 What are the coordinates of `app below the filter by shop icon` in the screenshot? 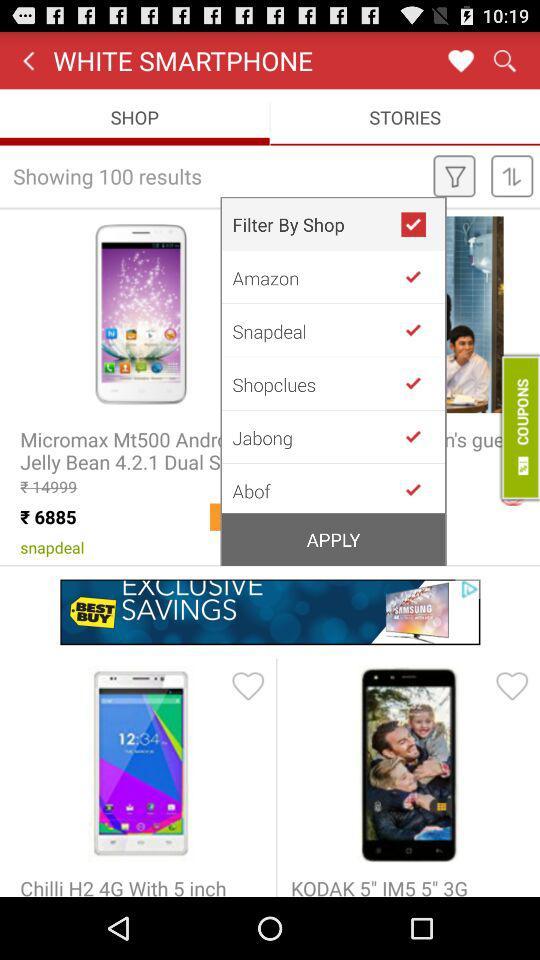 It's located at (316, 276).